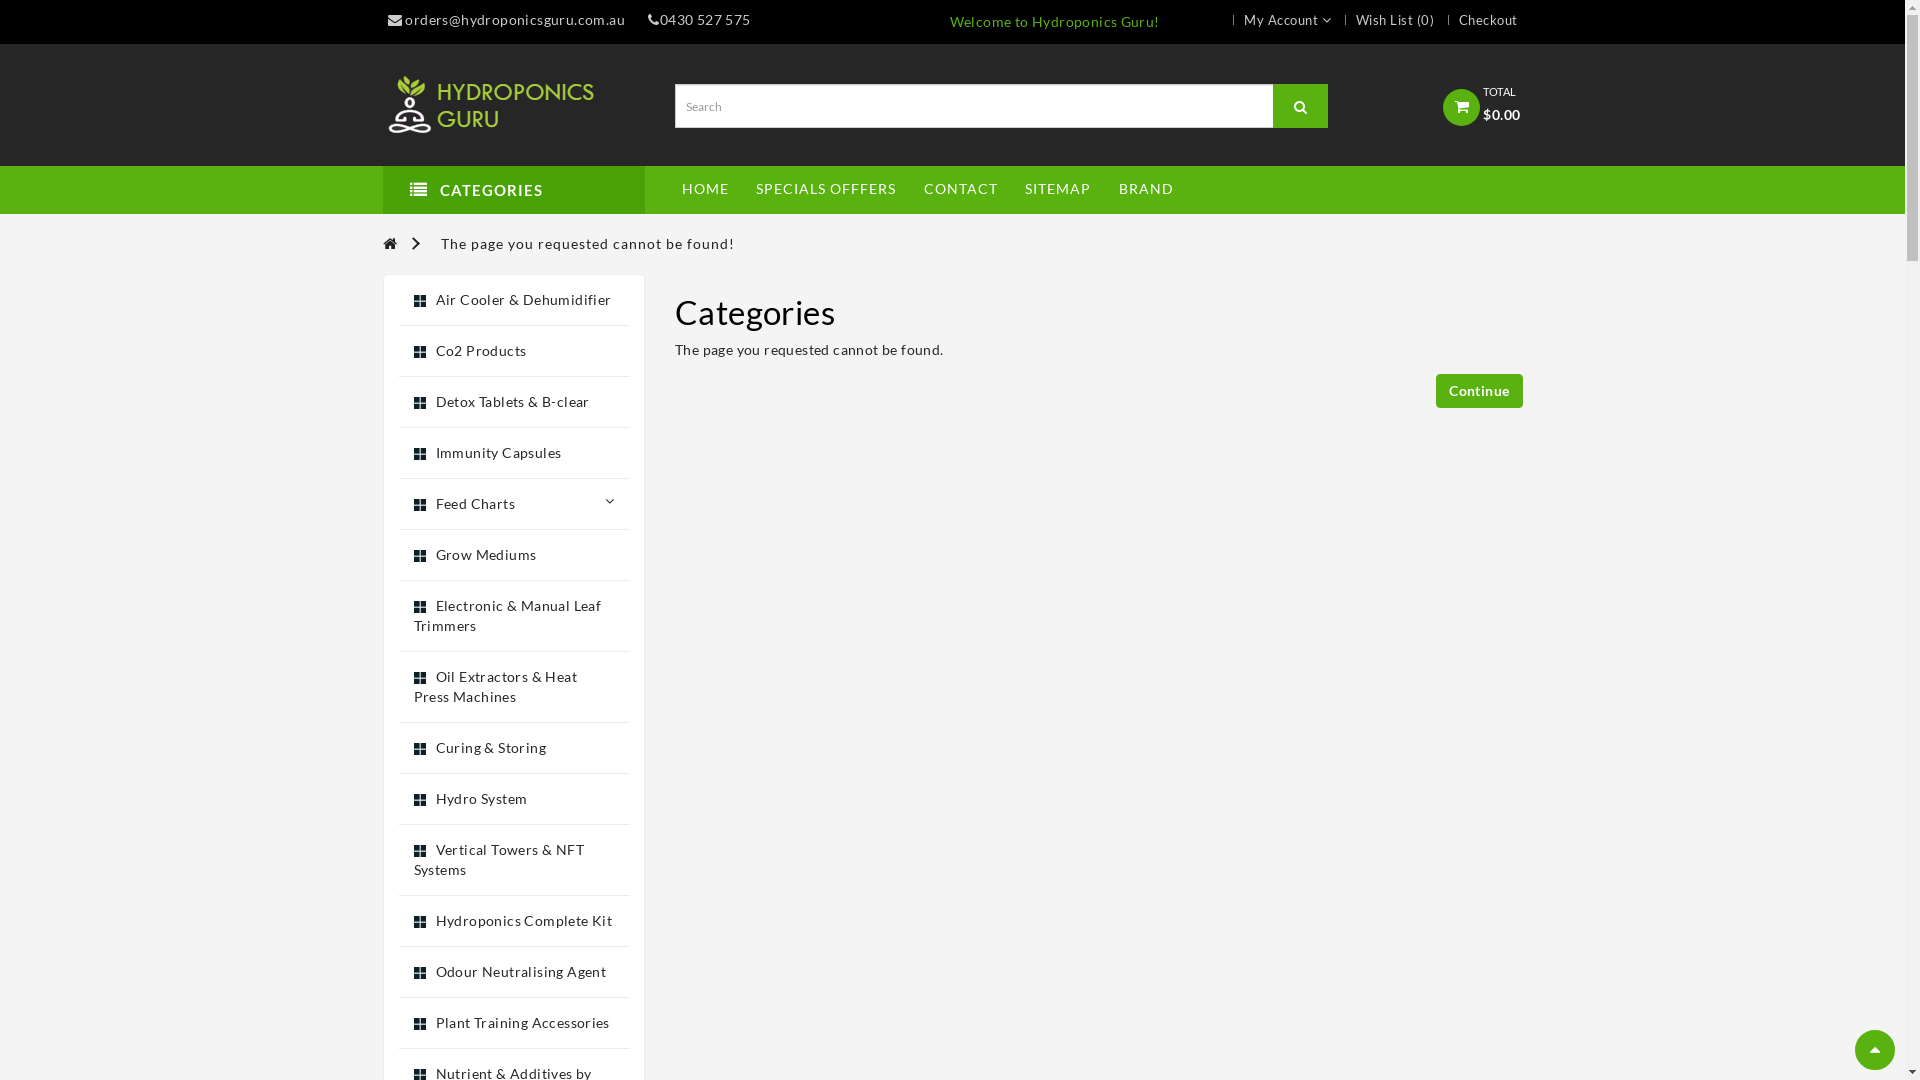 The width and height of the screenshot is (1920, 1080). Describe the element at coordinates (513, 299) in the screenshot. I see `'Air Cooler & Dehumidifier'` at that location.